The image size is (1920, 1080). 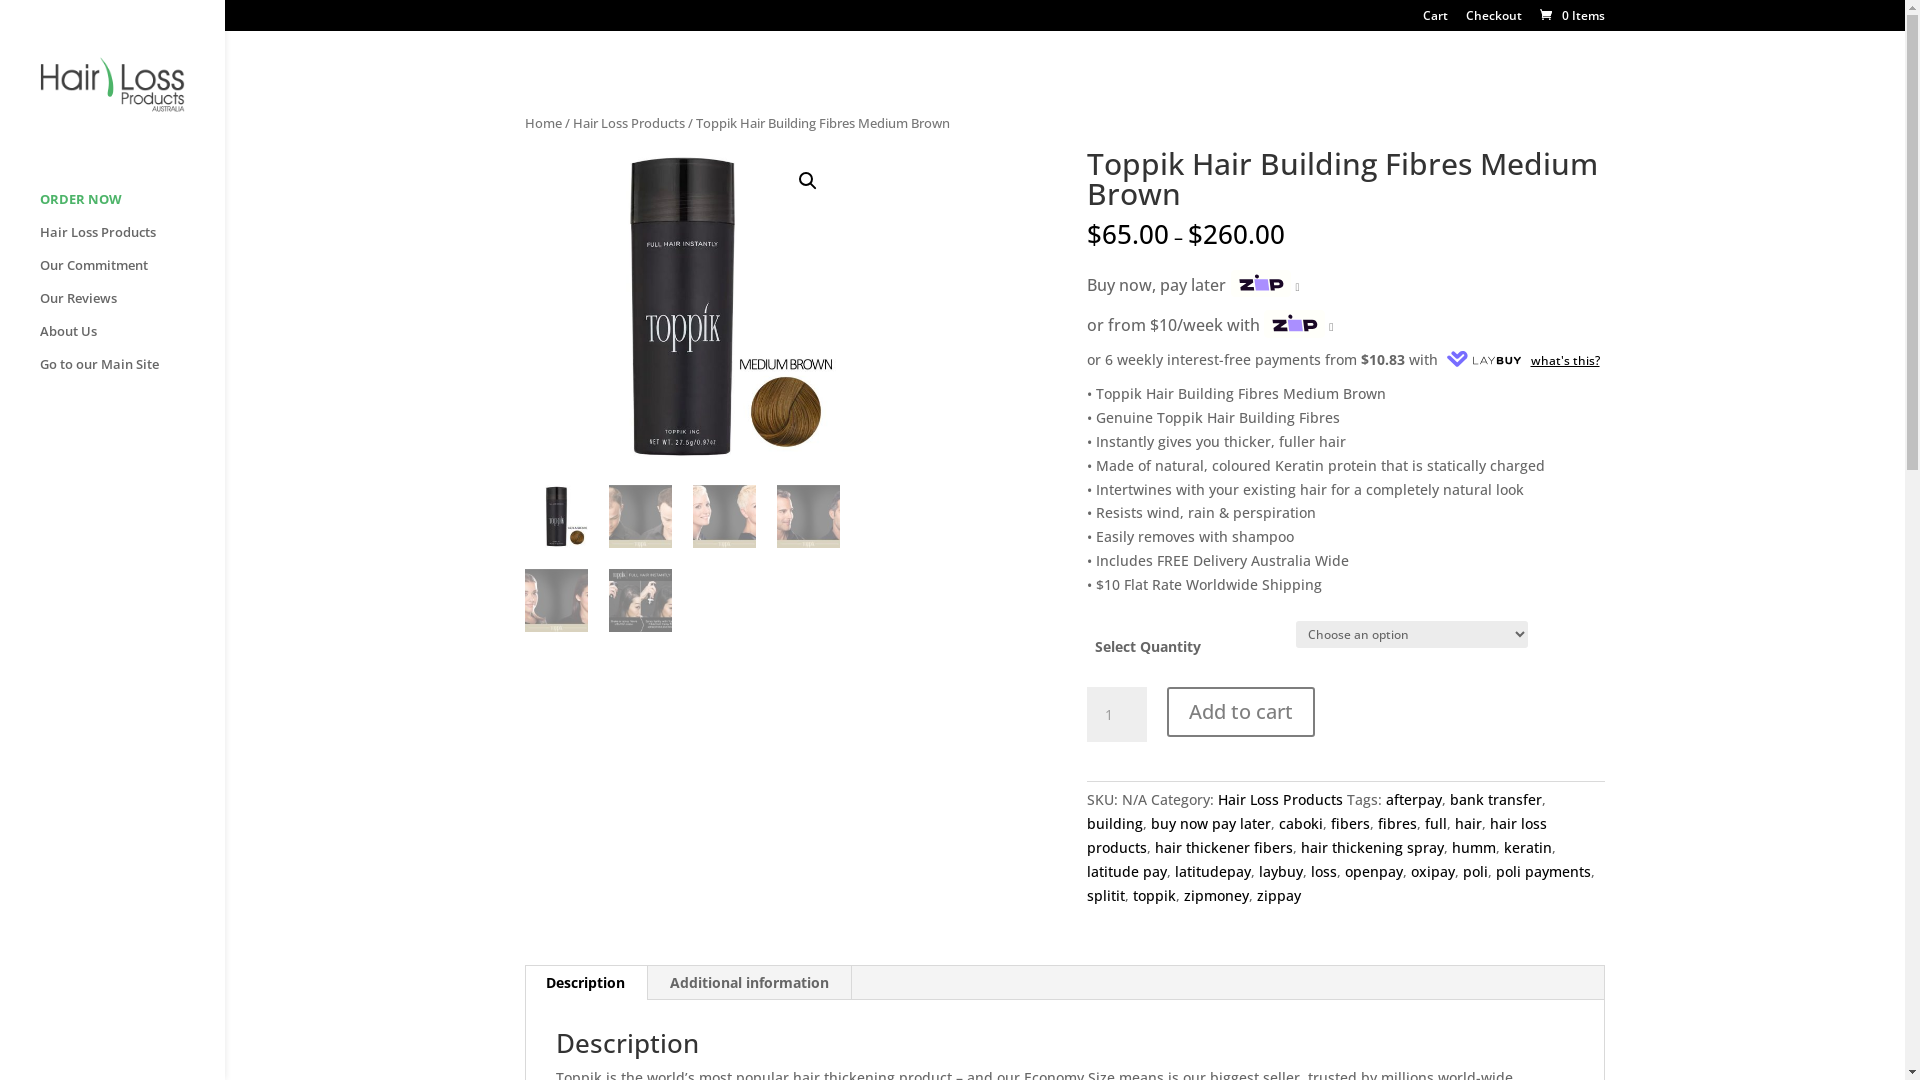 What do you see at coordinates (1154, 894) in the screenshot?
I see `'toppik'` at bounding box center [1154, 894].